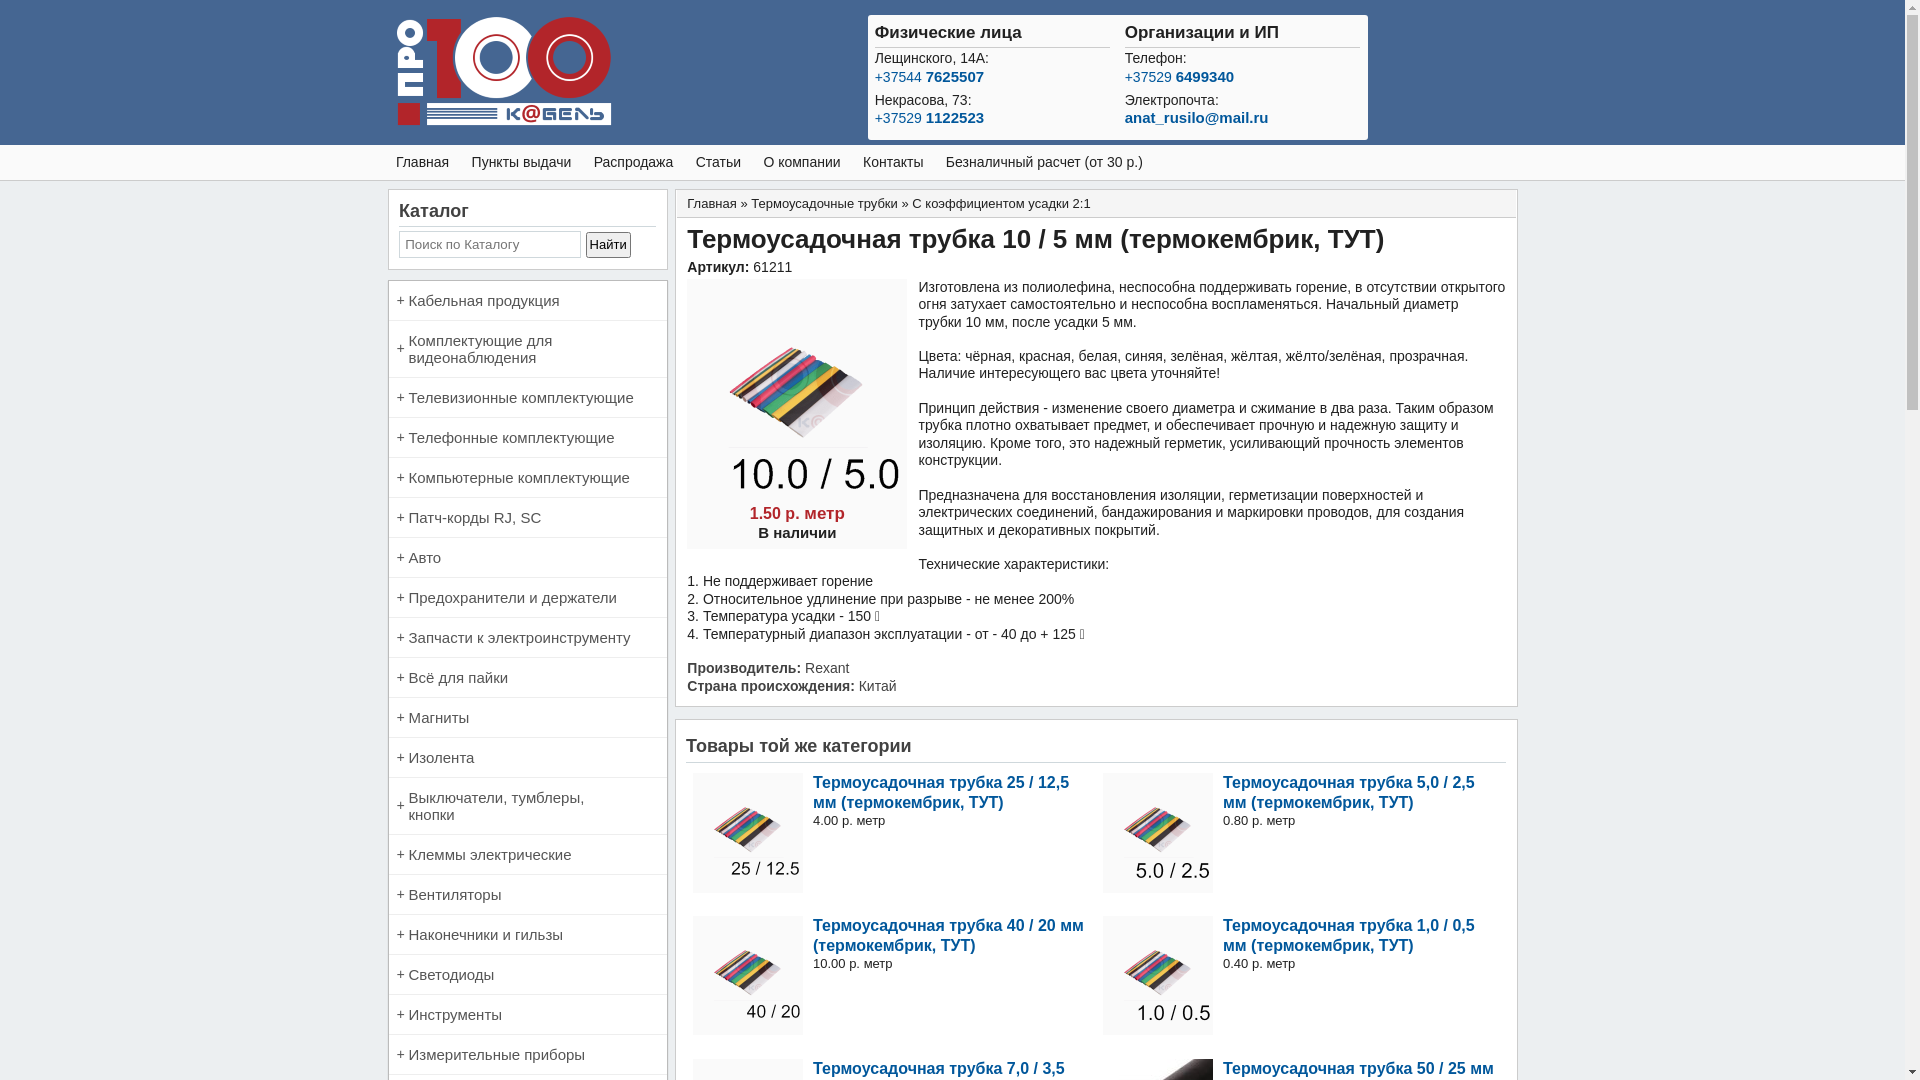 This screenshot has width=1920, height=1080. What do you see at coordinates (928, 118) in the screenshot?
I see `'+37529 1122523'` at bounding box center [928, 118].